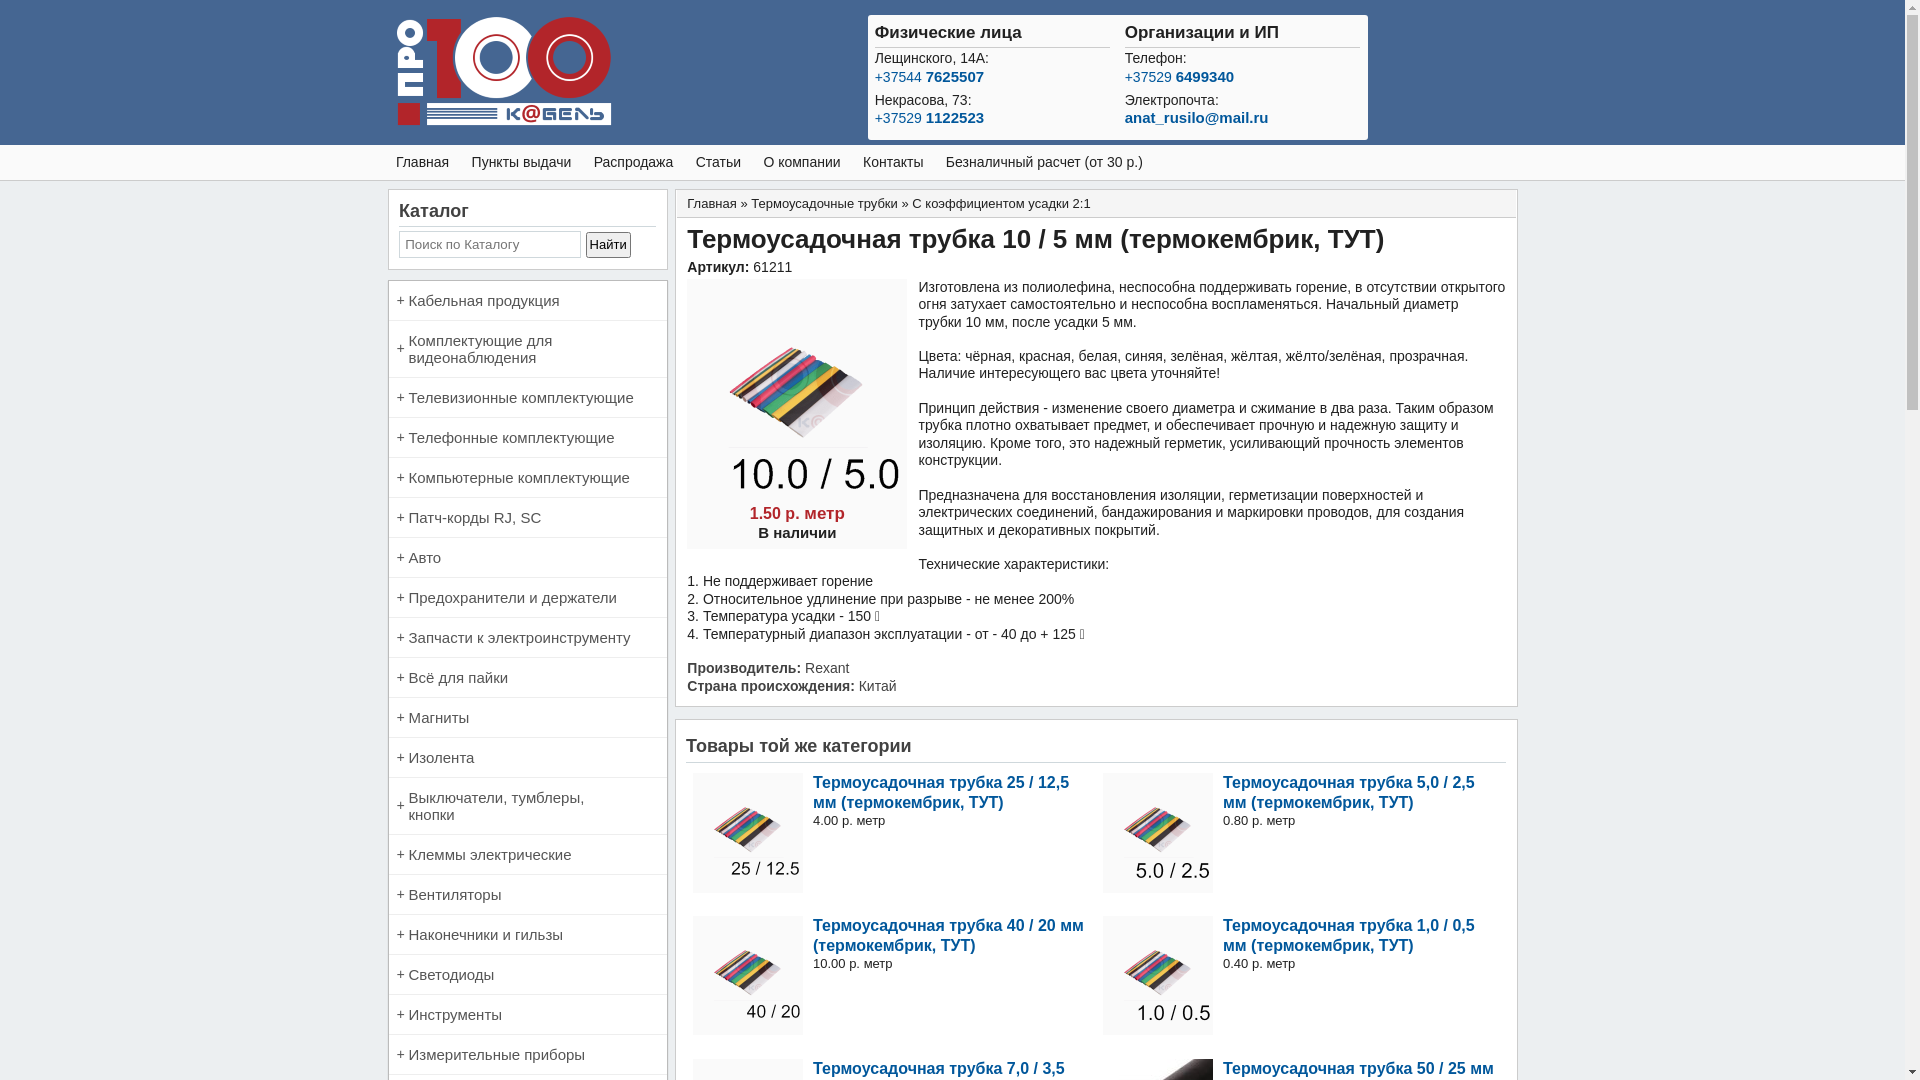 This screenshot has width=1920, height=1080. What do you see at coordinates (928, 118) in the screenshot?
I see `'+37529 1122523'` at bounding box center [928, 118].